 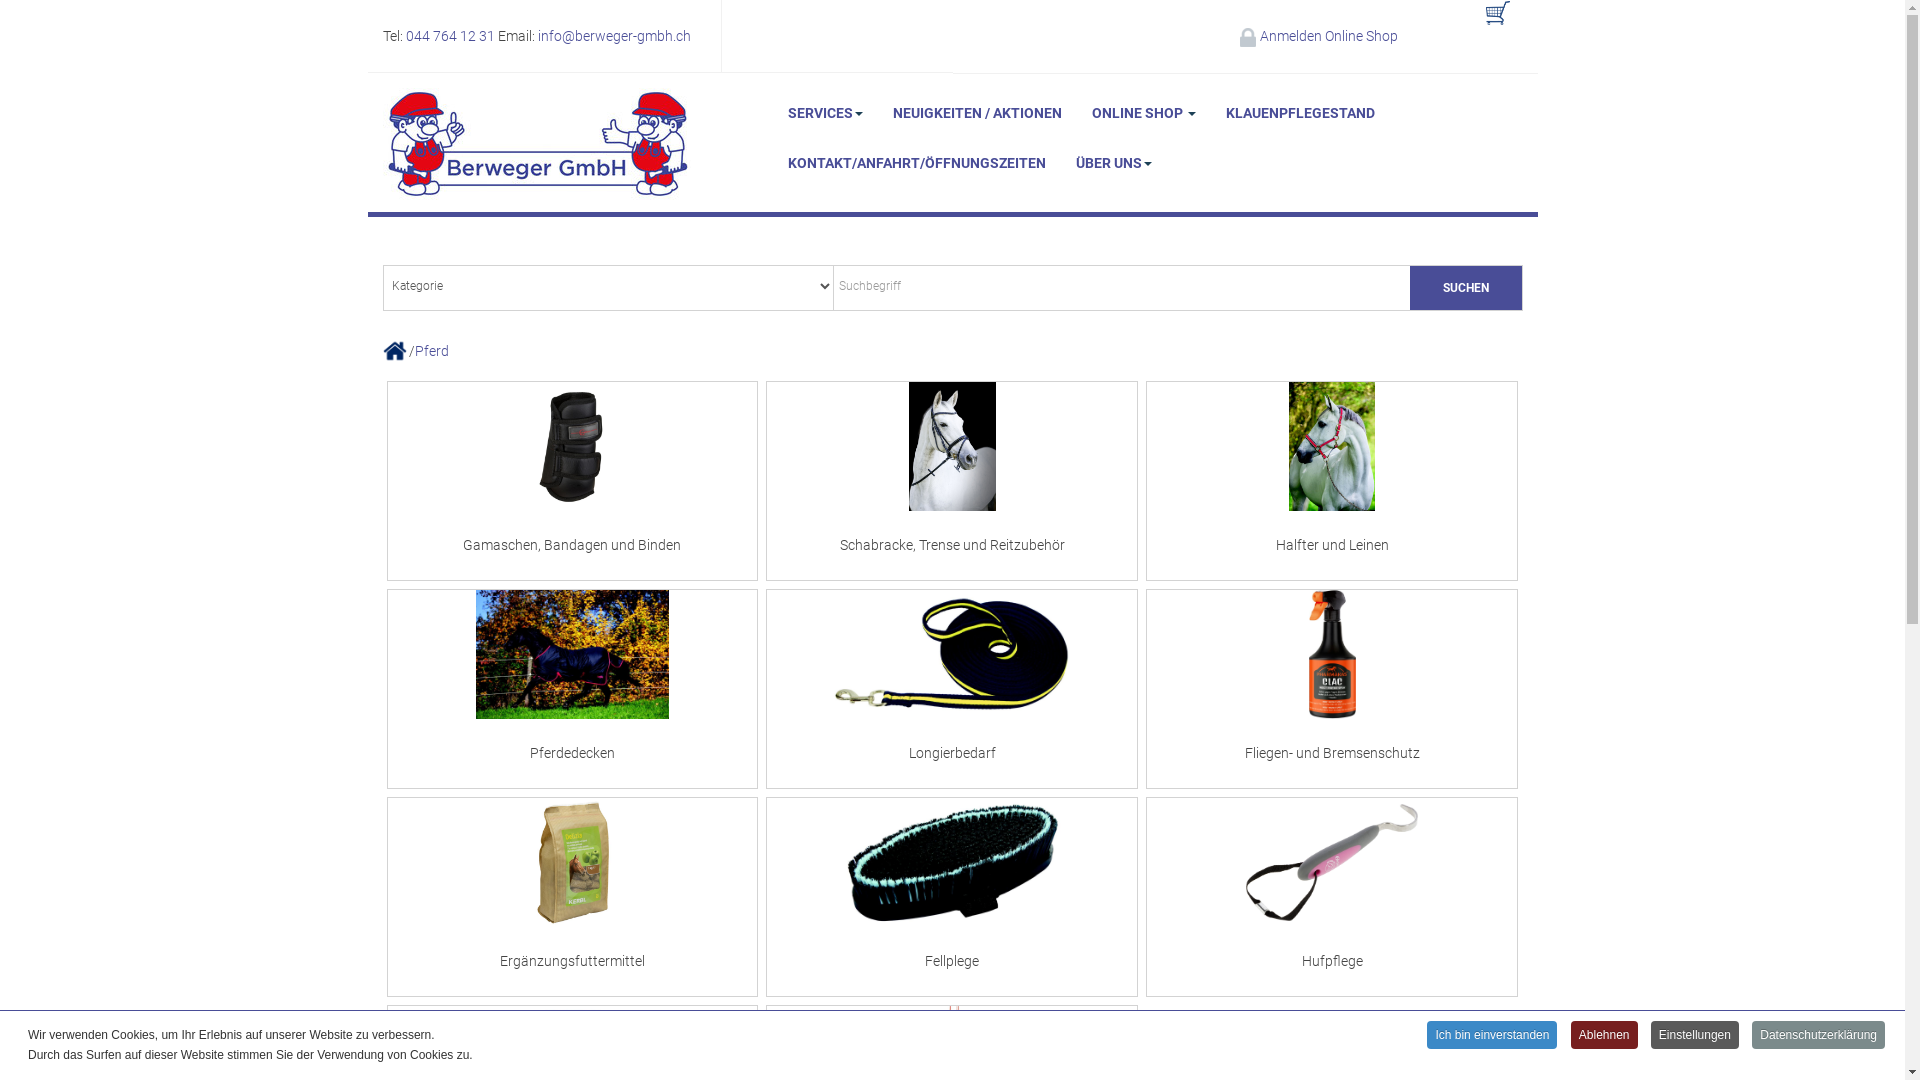 I want to click on 'Pferdedecken', so click(x=570, y=688).